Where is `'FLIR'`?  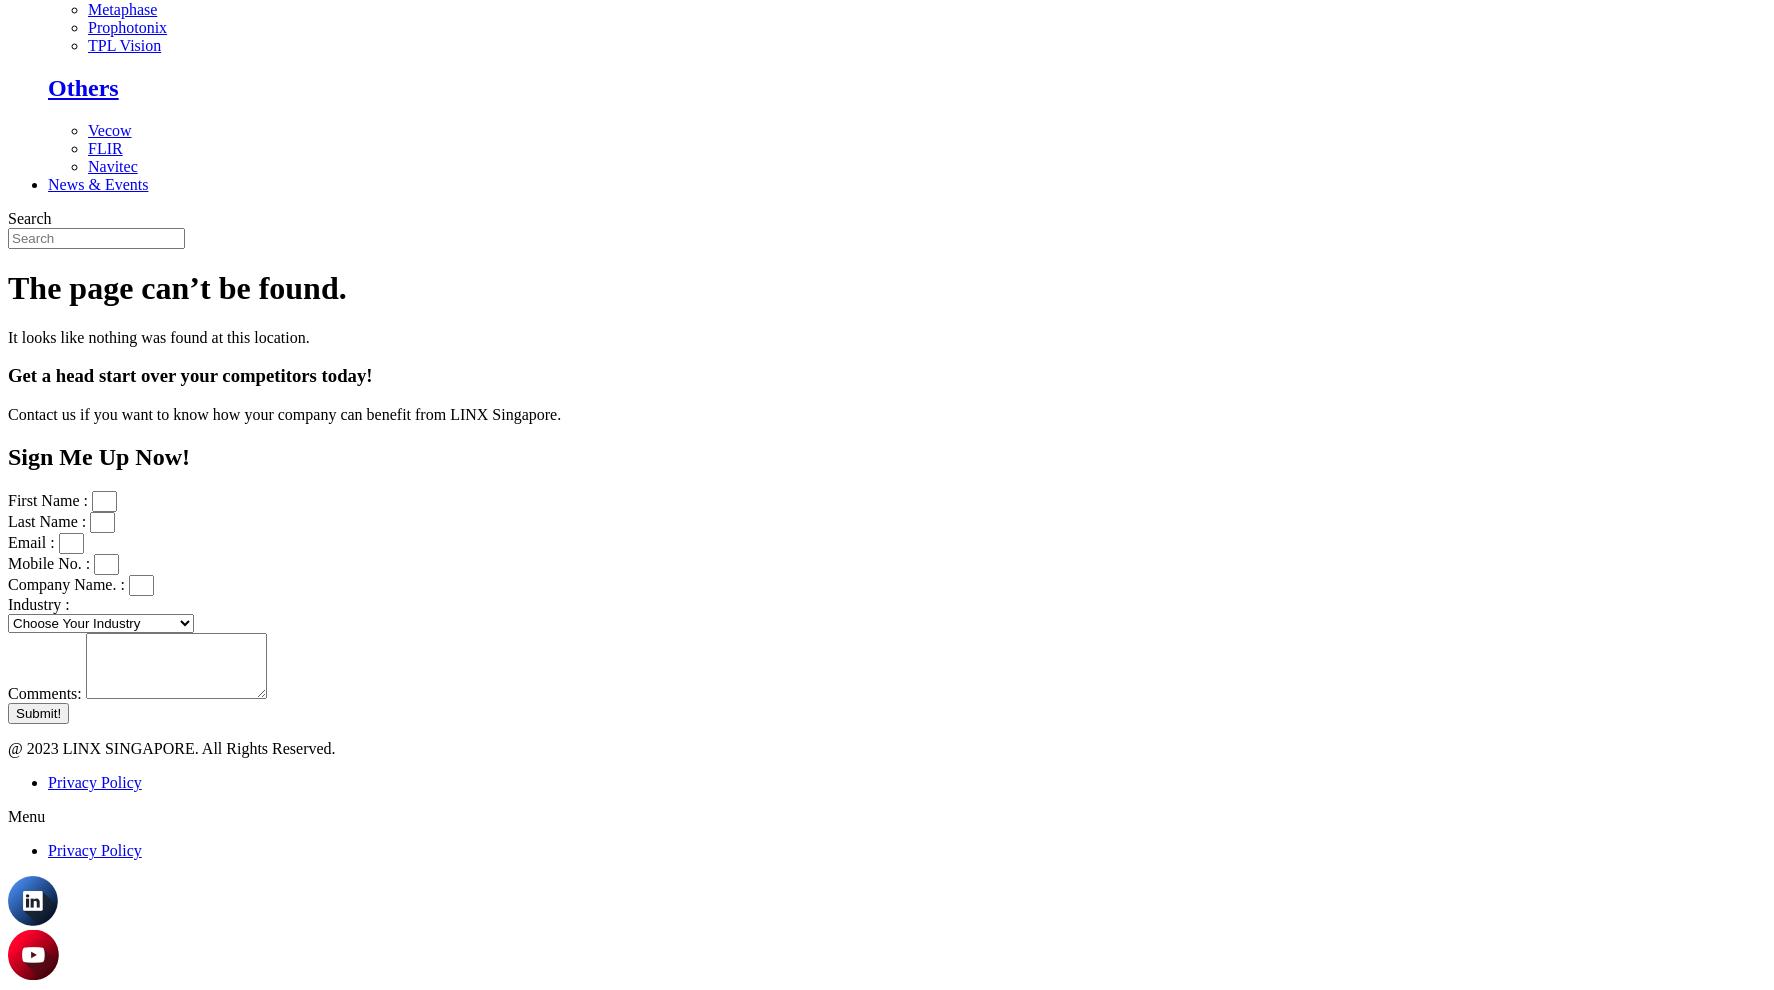
'FLIR' is located at coordinates (105, 146).